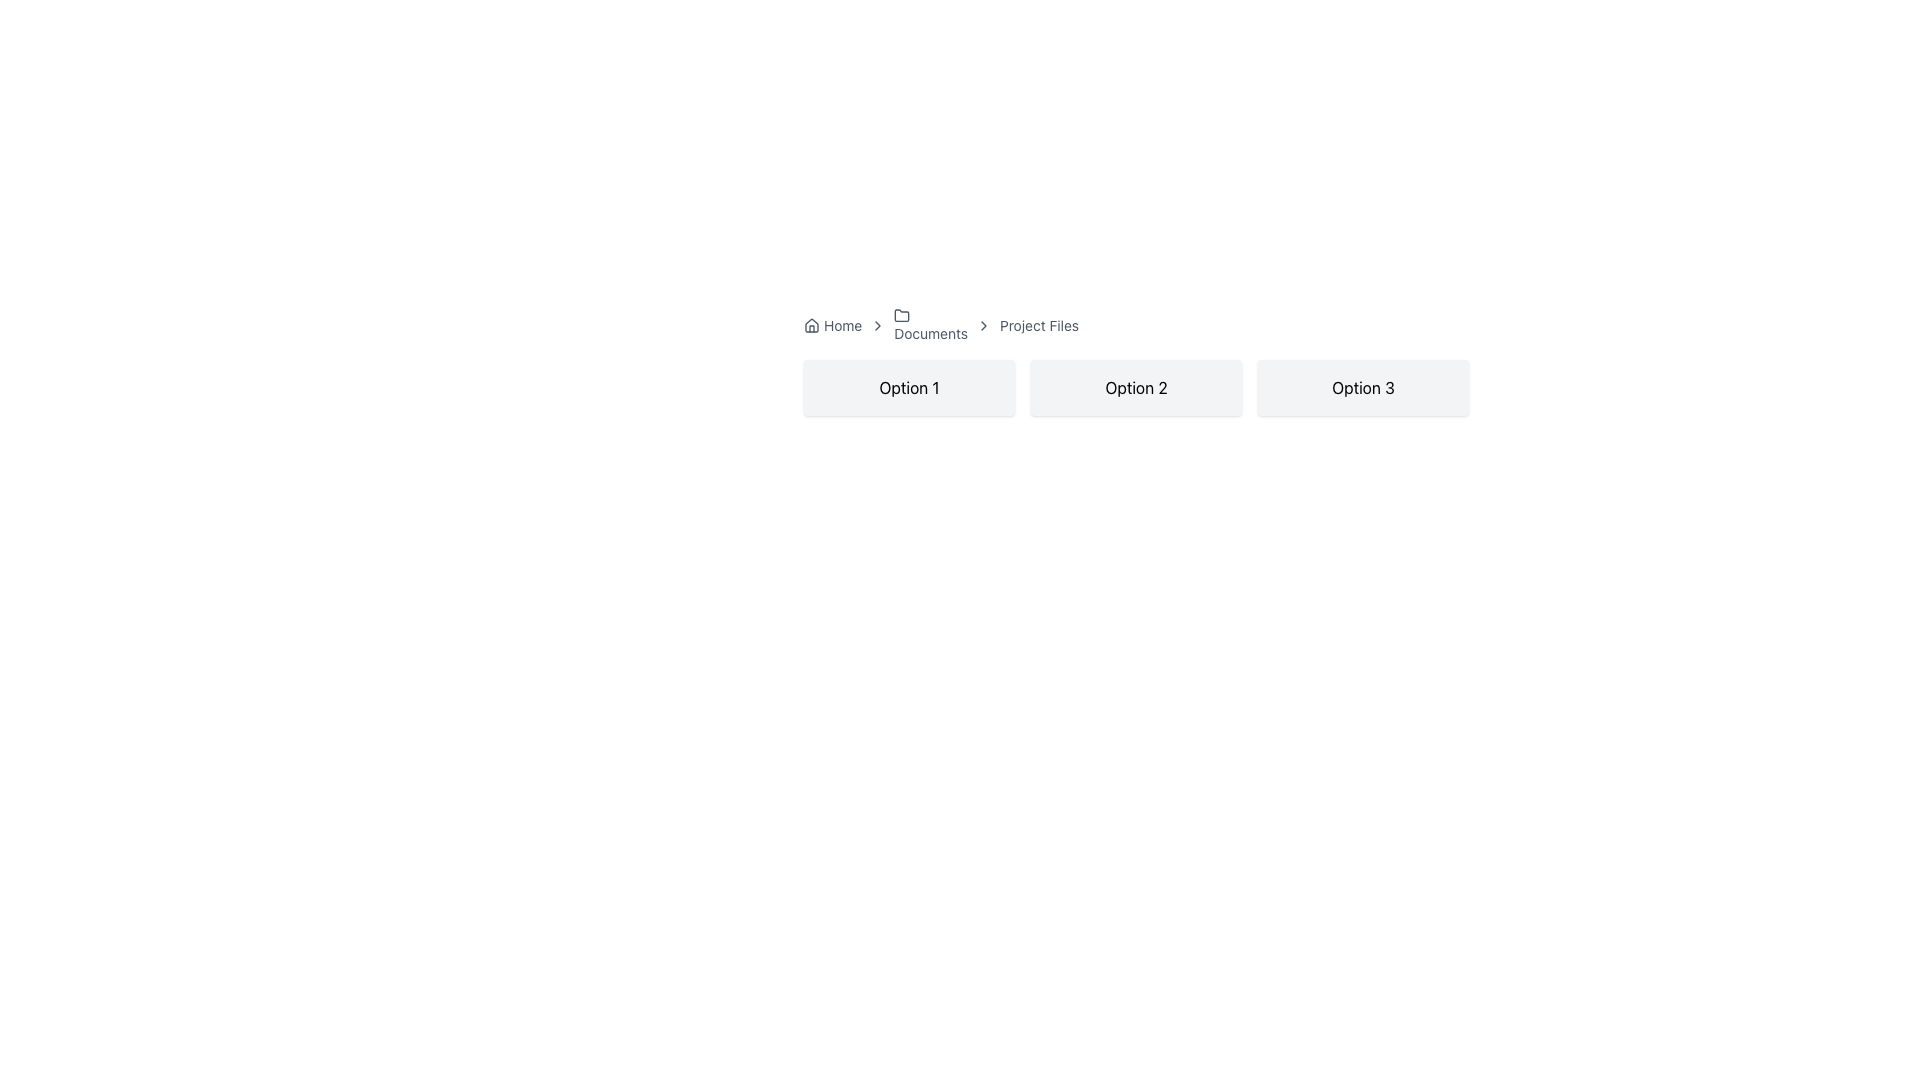 This screenshot has height=1080, width=1920. I want to click on the folder-shaped icon in the breadcrumb navigation bar, positioned to the left of the text 'Documents', so click(901, 315).